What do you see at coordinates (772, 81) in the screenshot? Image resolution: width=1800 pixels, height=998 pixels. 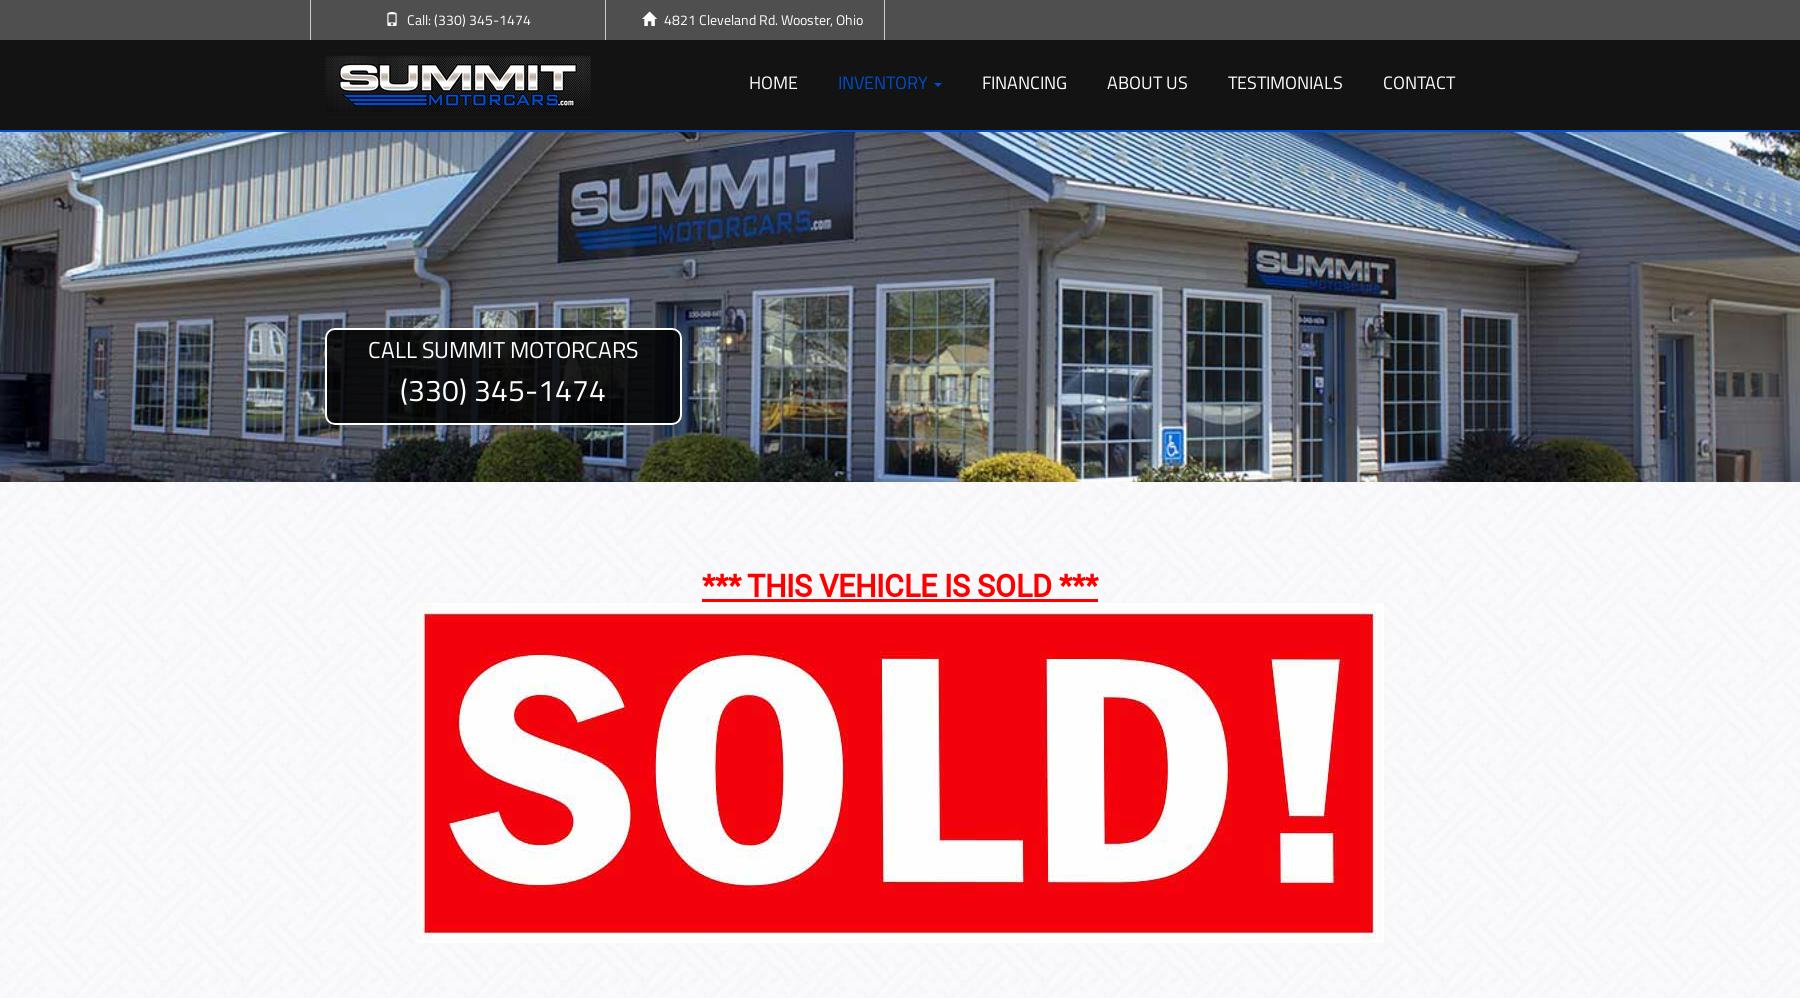 I see `'Home'` at bounding box center [772, 81].